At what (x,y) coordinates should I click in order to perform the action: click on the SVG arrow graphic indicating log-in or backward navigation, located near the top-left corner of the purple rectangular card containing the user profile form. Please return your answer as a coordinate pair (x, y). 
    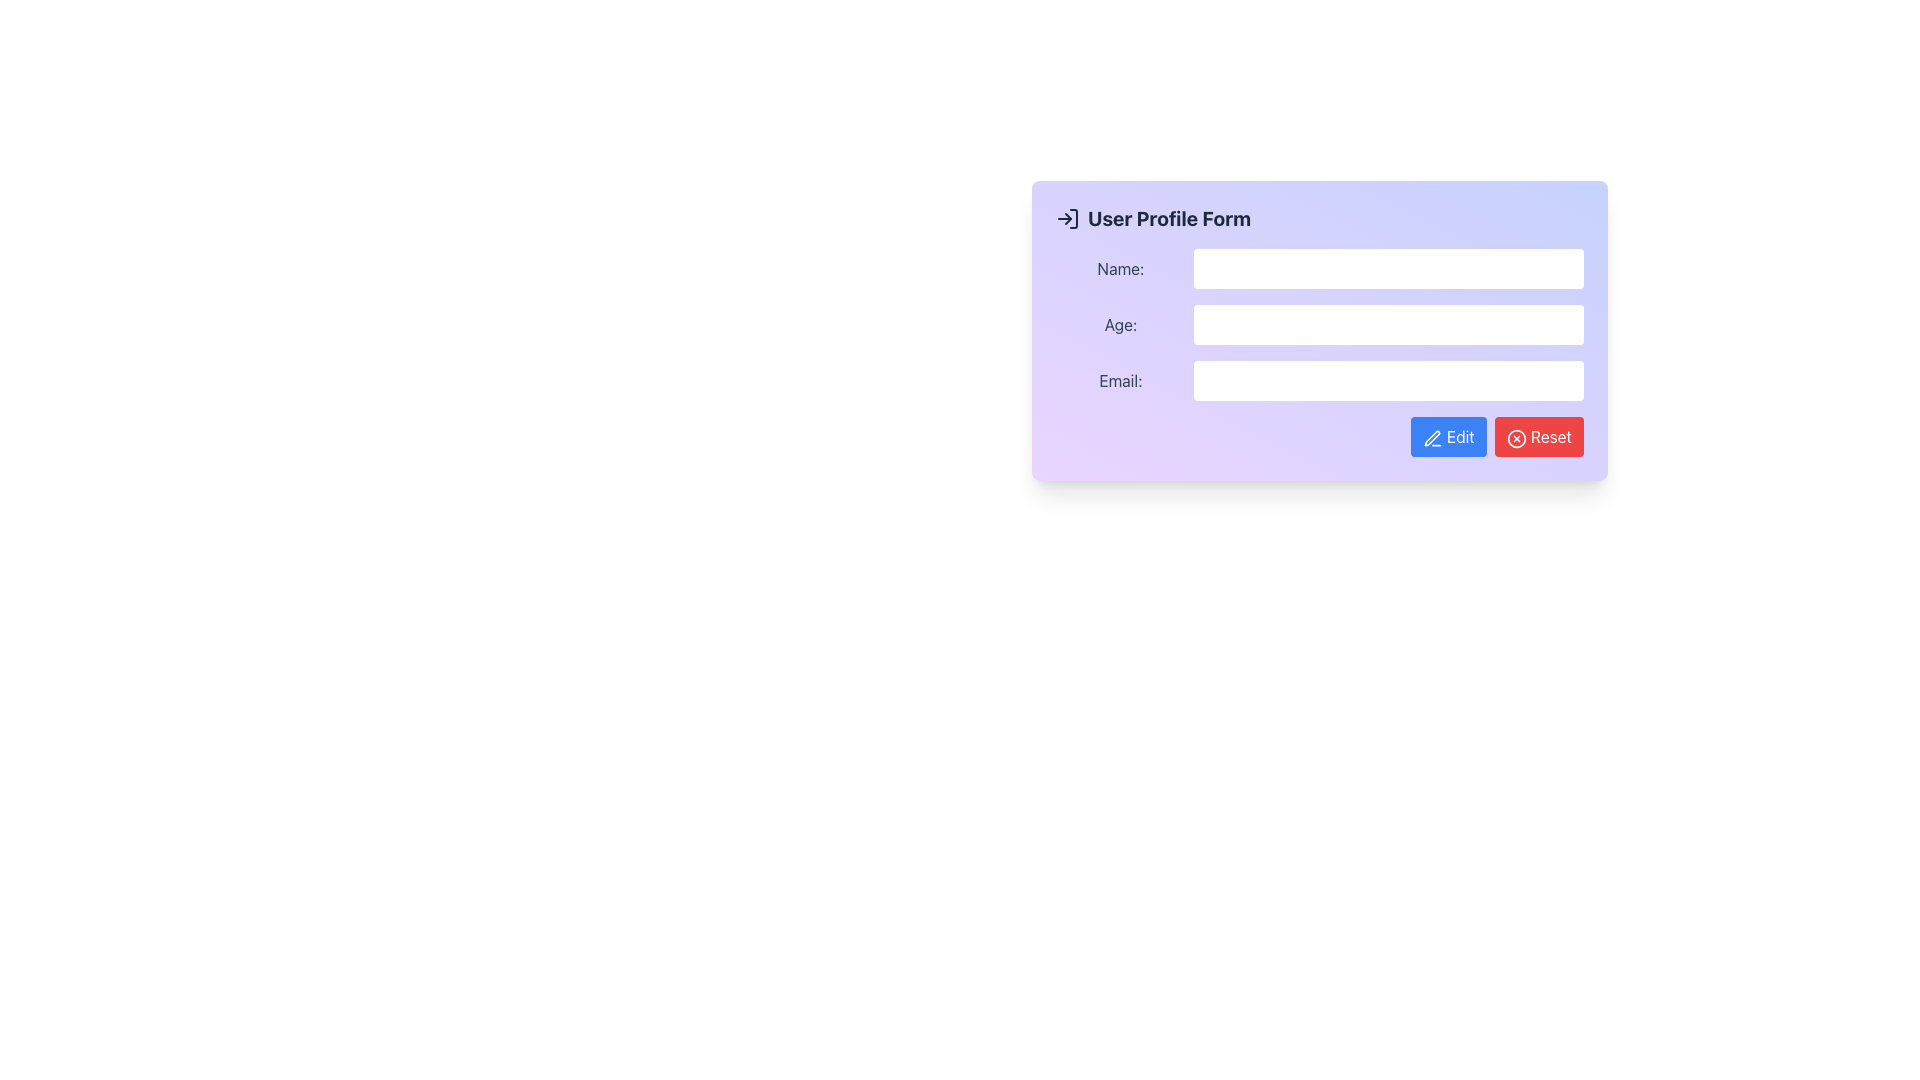
    Looking at the image, I should click on (1067, 219).